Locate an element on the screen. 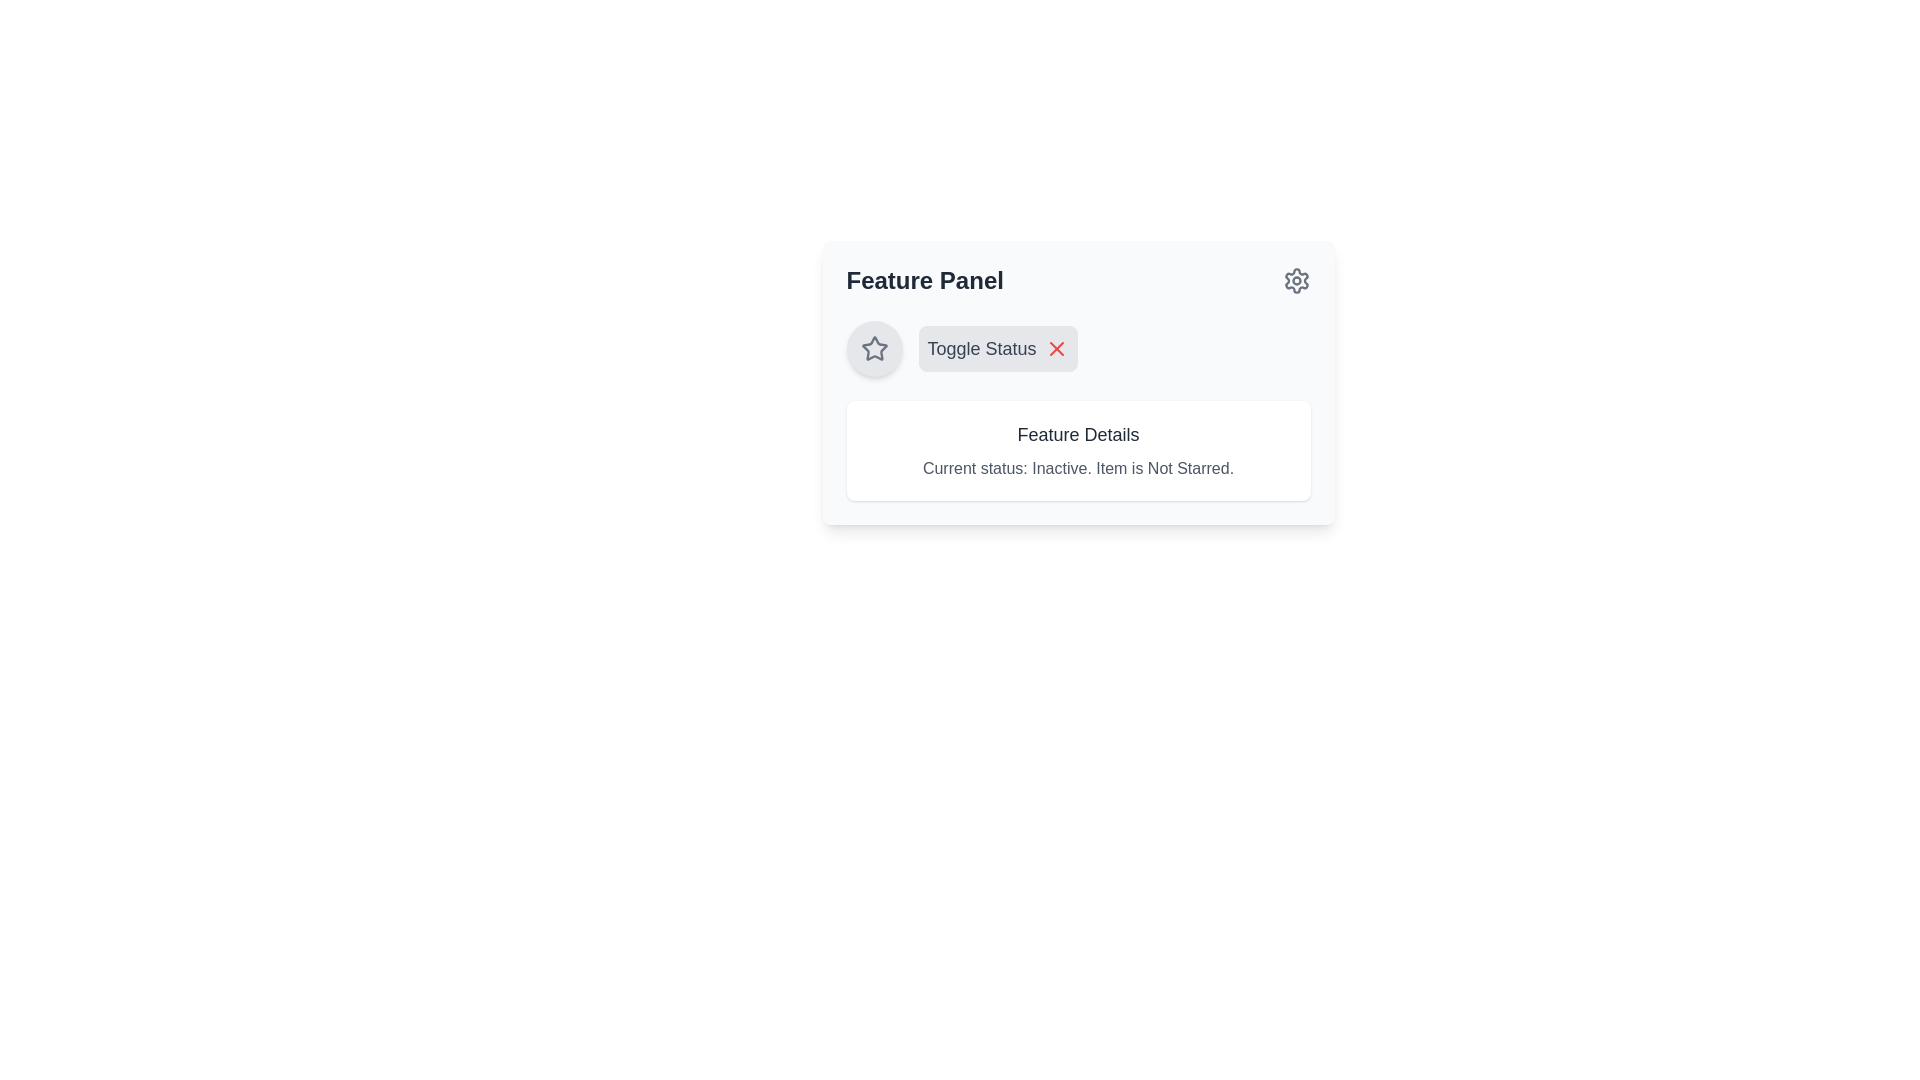 The height and width of the screenshot is (1080, 1920). the 'close' or 'delete' icon located to the right of the 'Toggle Status' button is located at coordinates (1055, 347).